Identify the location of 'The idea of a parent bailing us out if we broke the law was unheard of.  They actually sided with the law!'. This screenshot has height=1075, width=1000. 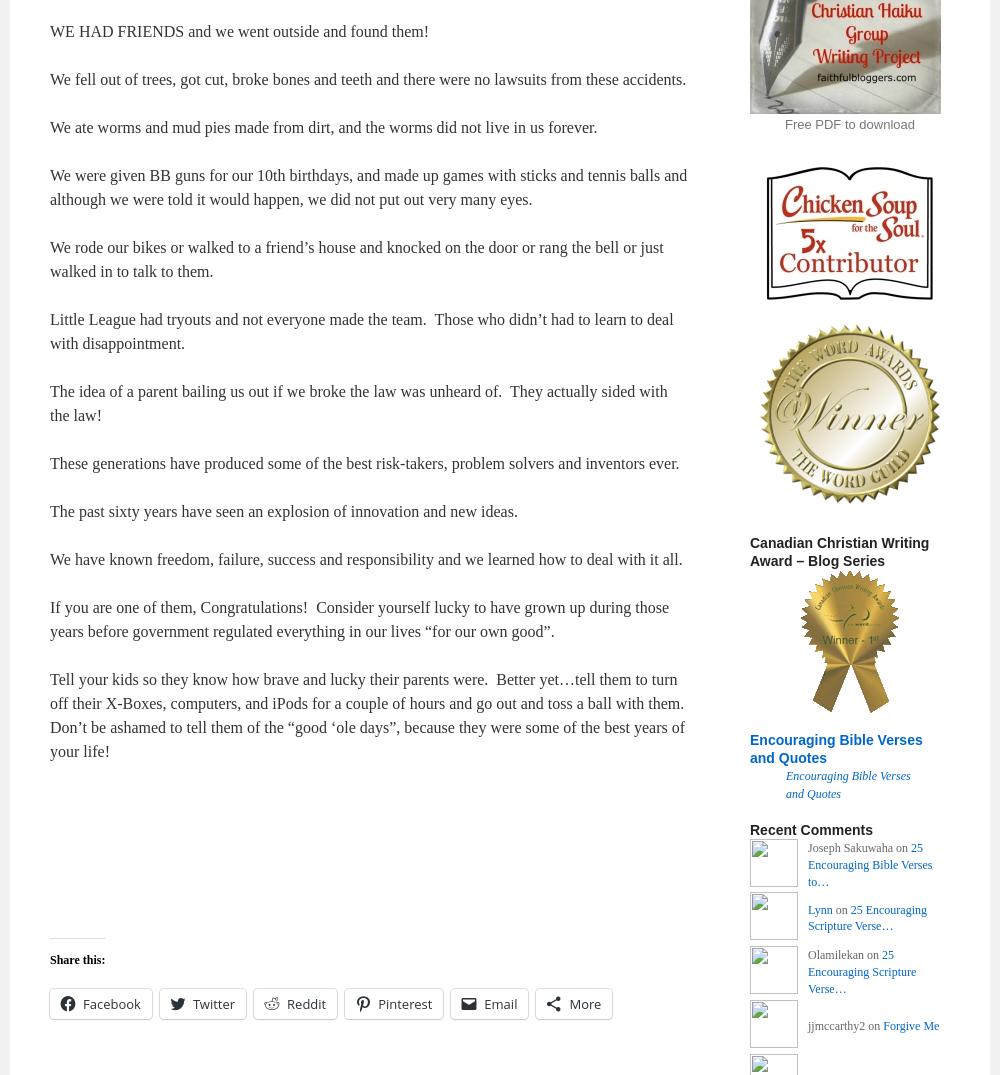
(357, 402).